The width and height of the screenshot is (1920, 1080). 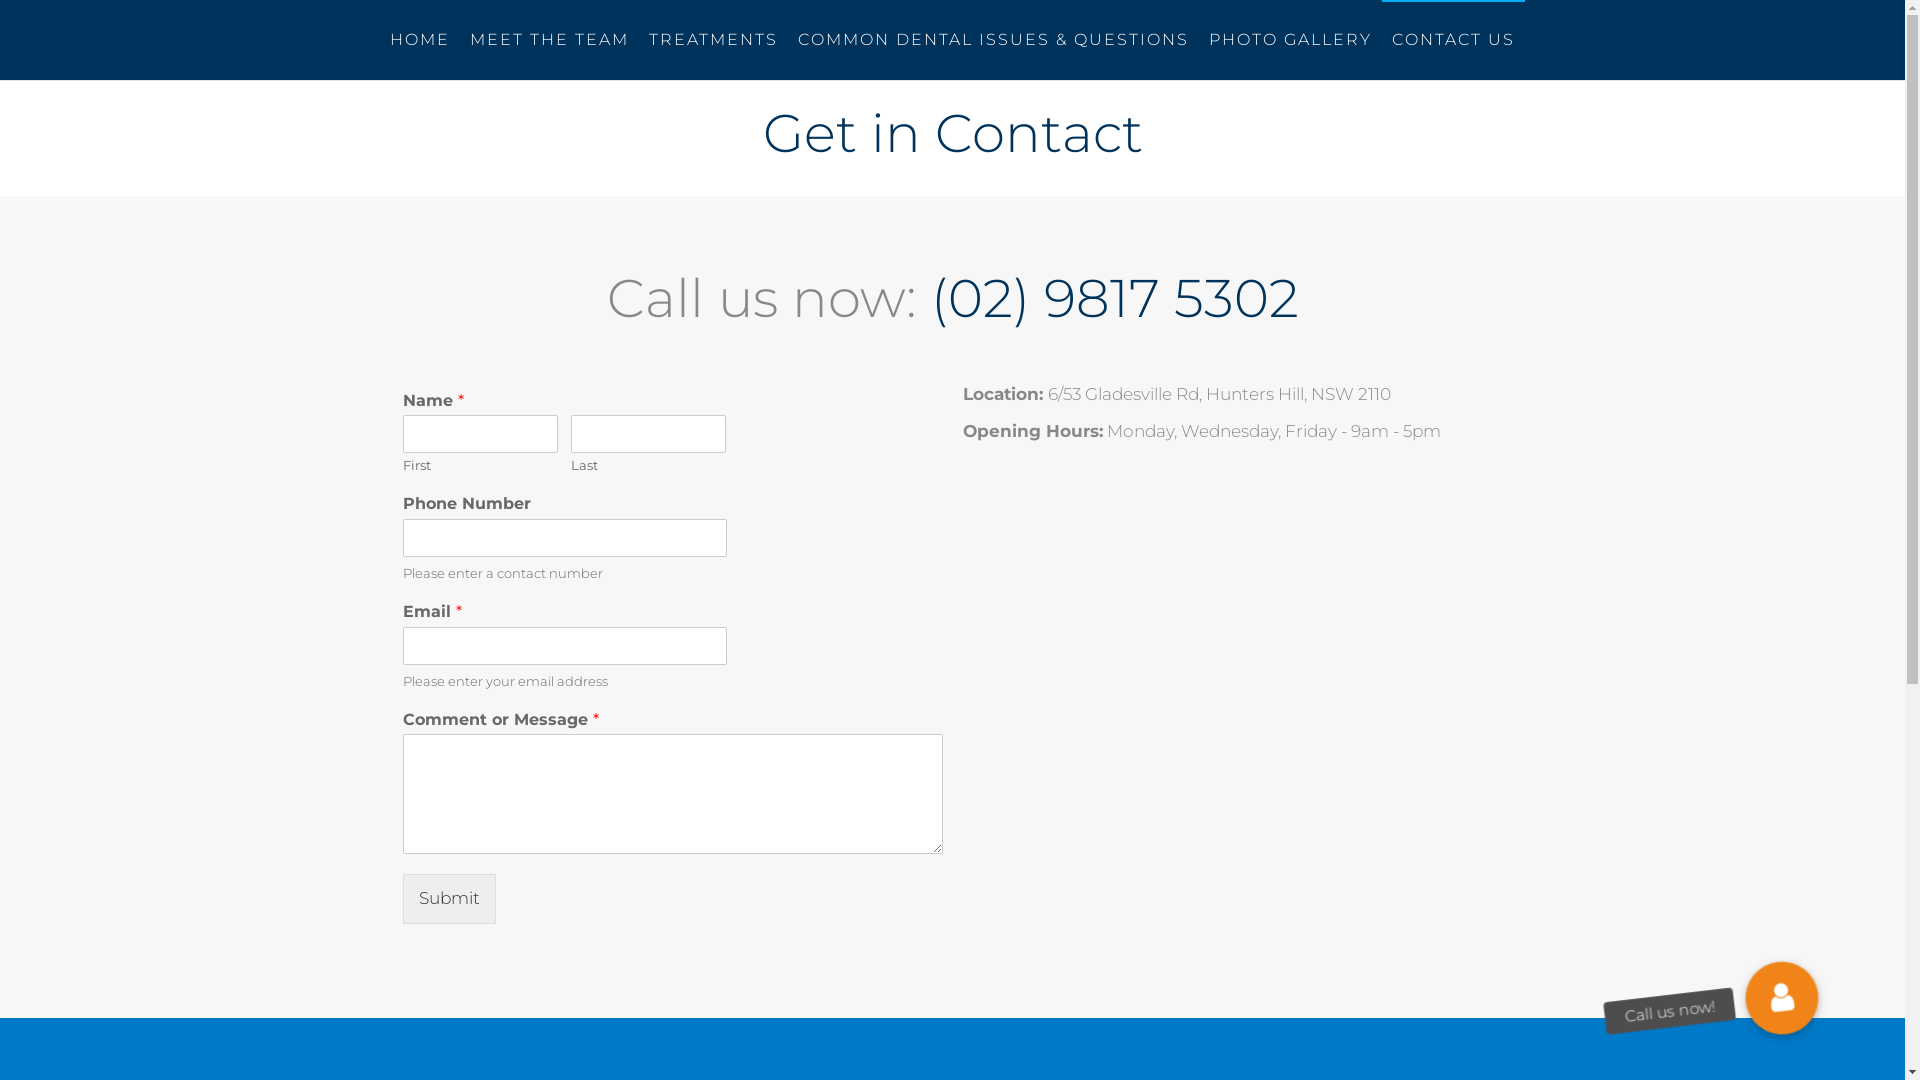 What do you see at coordinates (1453, 39) in the screenshot?
I see `'CONTACT US'` at bounding box center [1453, 39].